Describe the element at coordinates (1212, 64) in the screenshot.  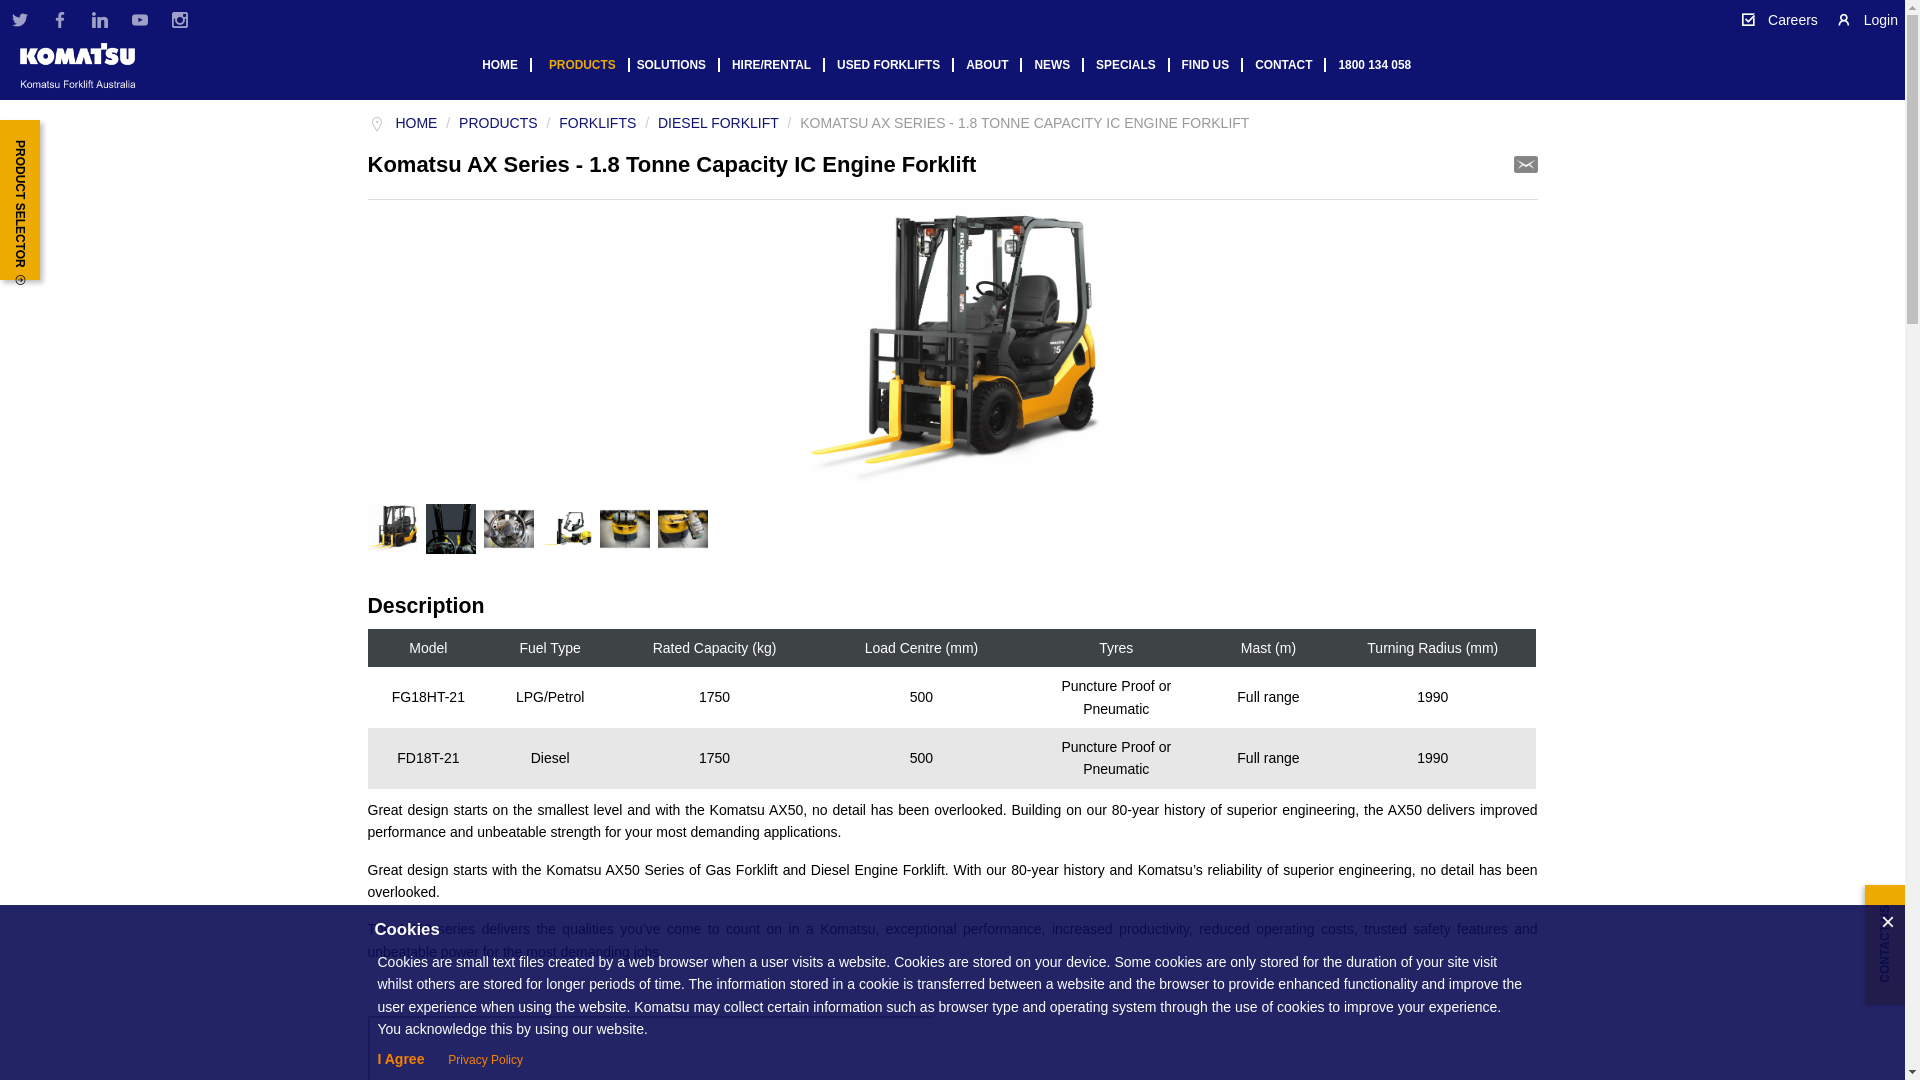
I see `'FIND US'` at that location.